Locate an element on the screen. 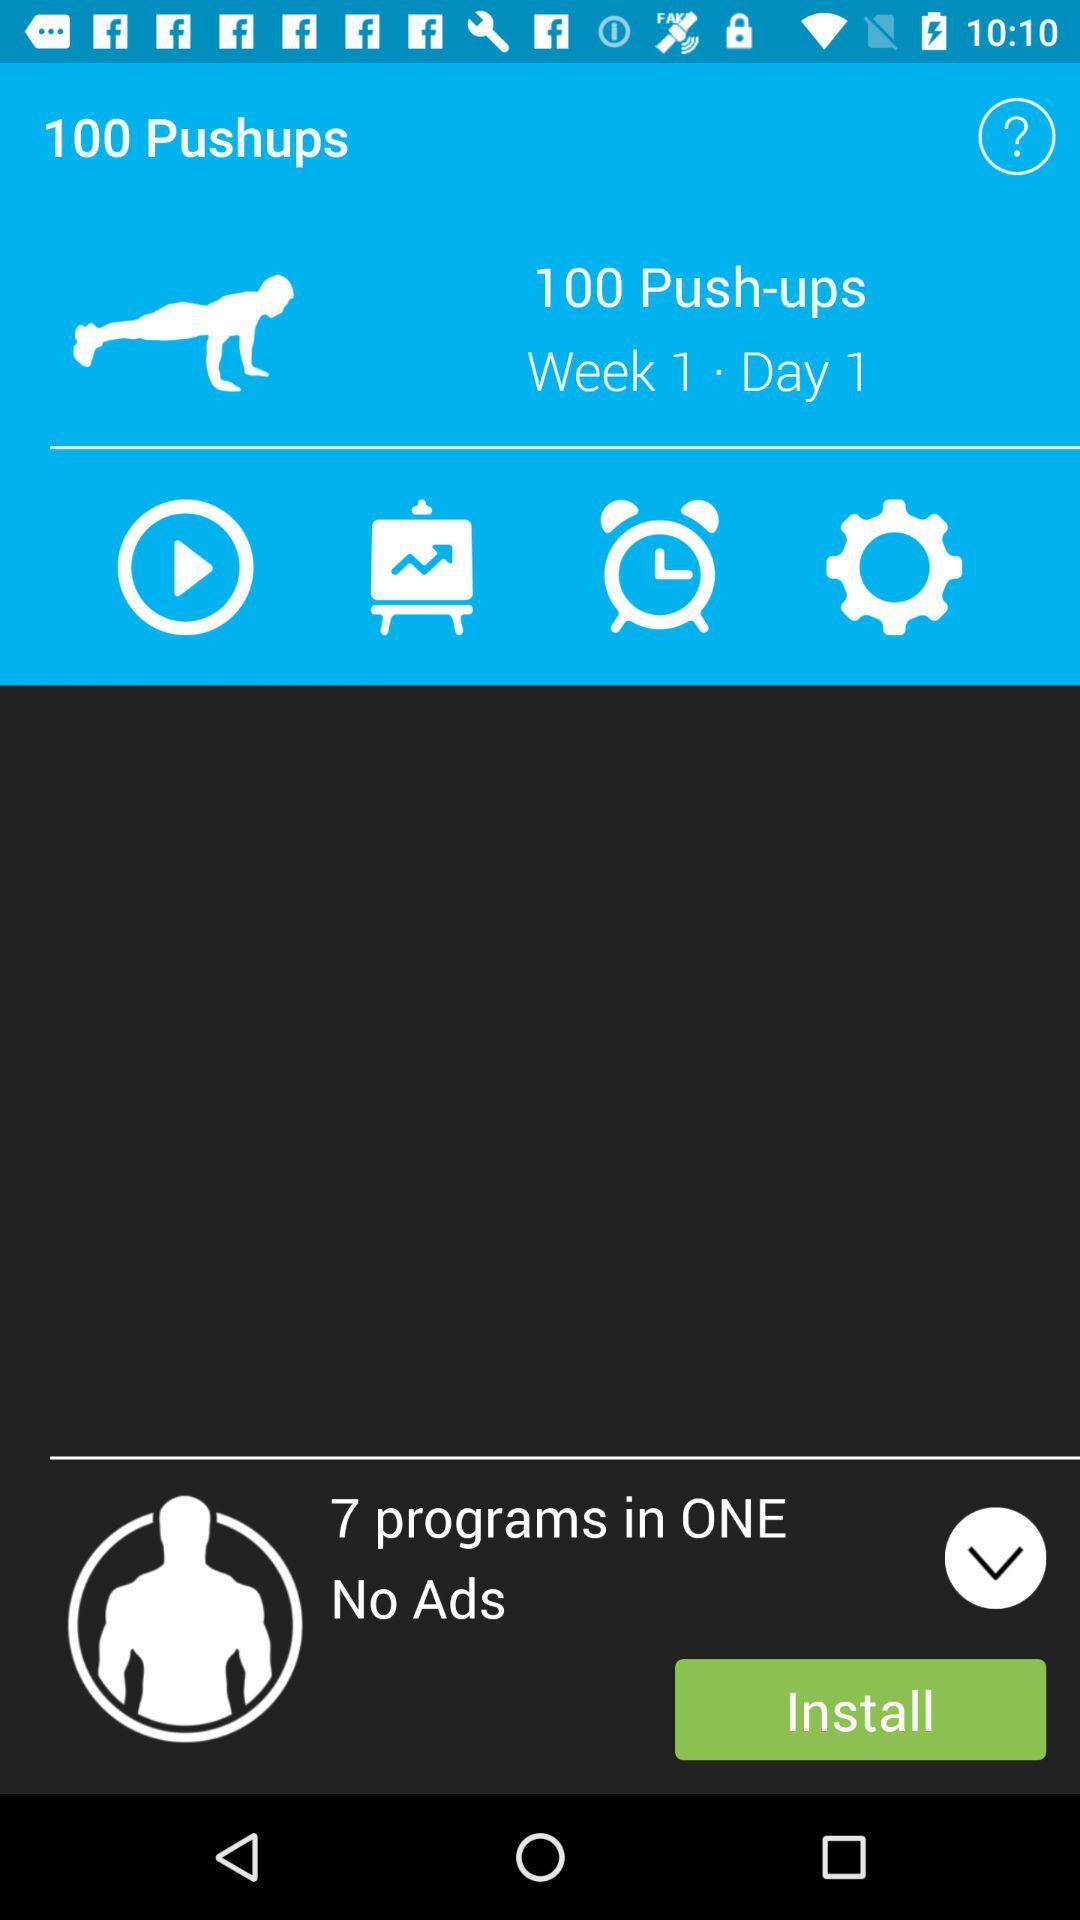 This screenshot has width=1080, height=1920. the expand_more icon is located at coordinates (995, 1557).